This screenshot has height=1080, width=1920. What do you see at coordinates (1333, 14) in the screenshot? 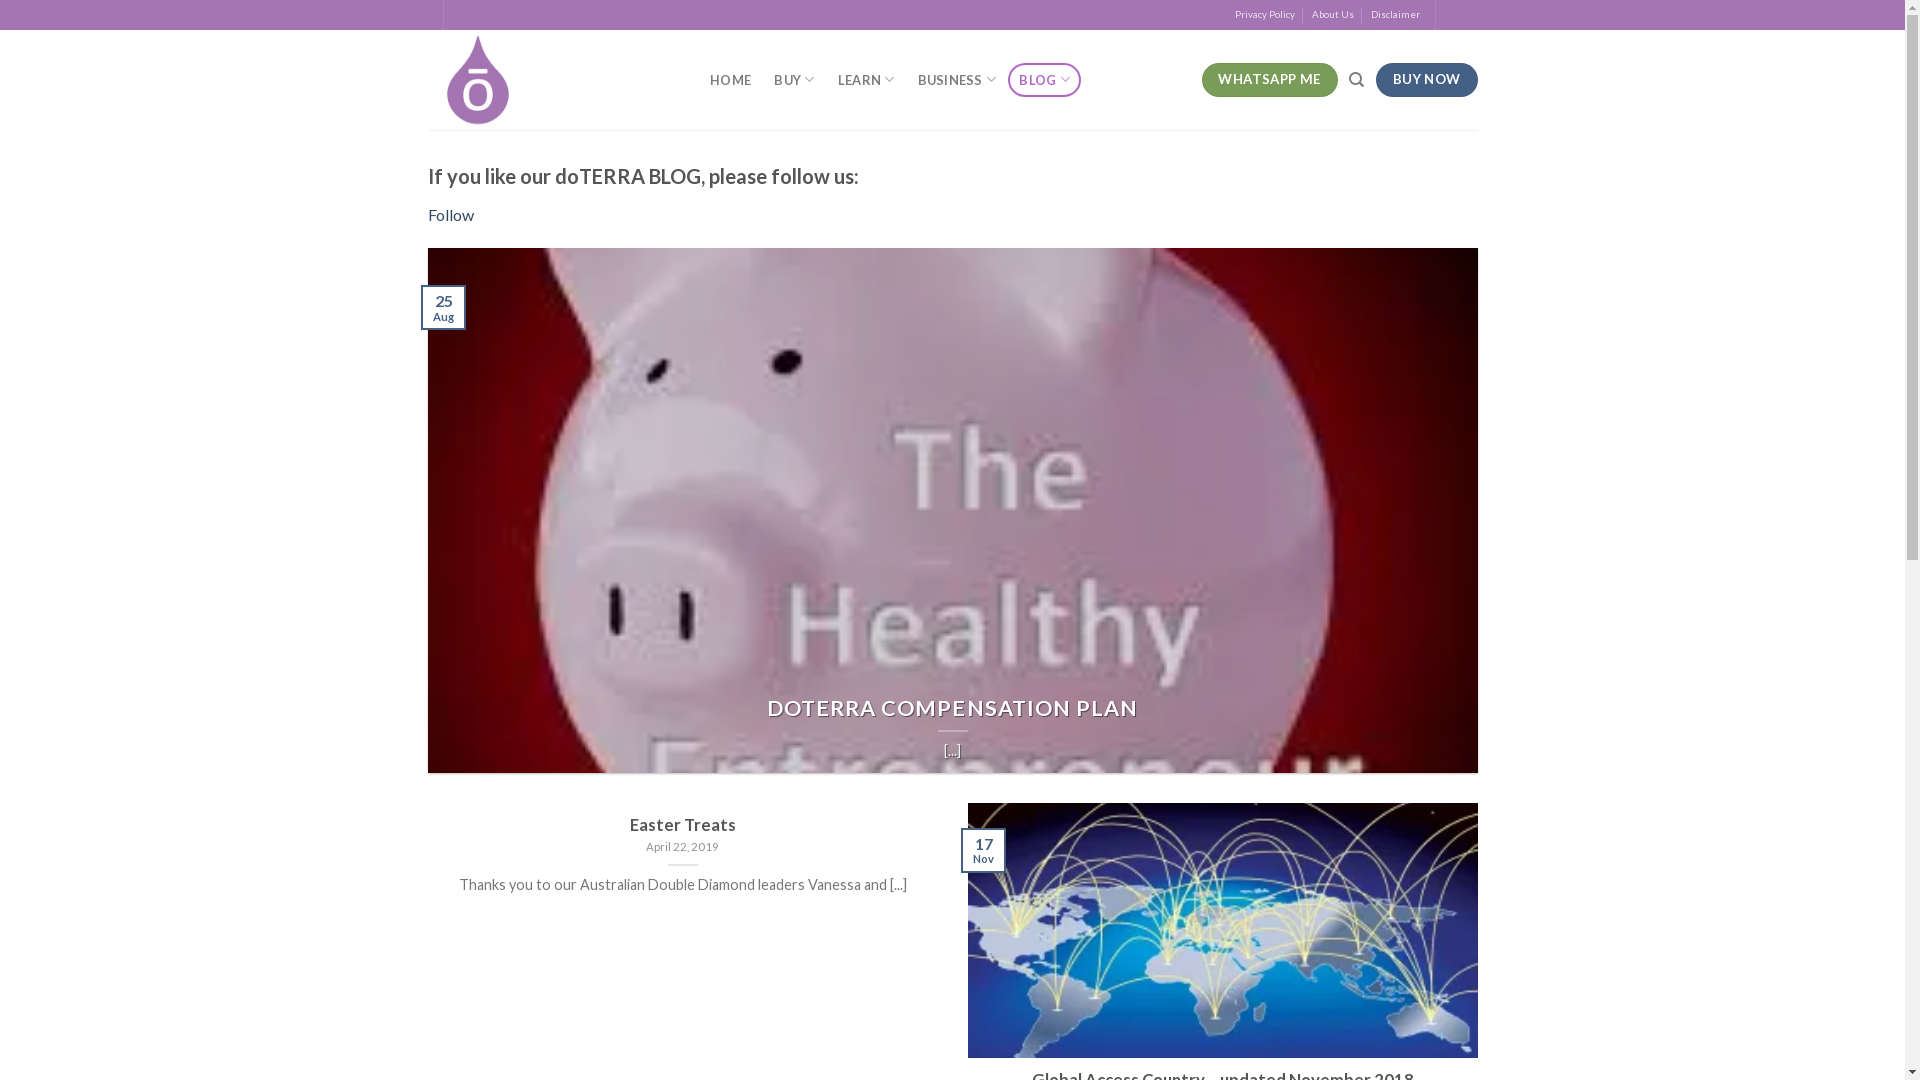
I see `'About Us'` at bounding box center [1333, 14].